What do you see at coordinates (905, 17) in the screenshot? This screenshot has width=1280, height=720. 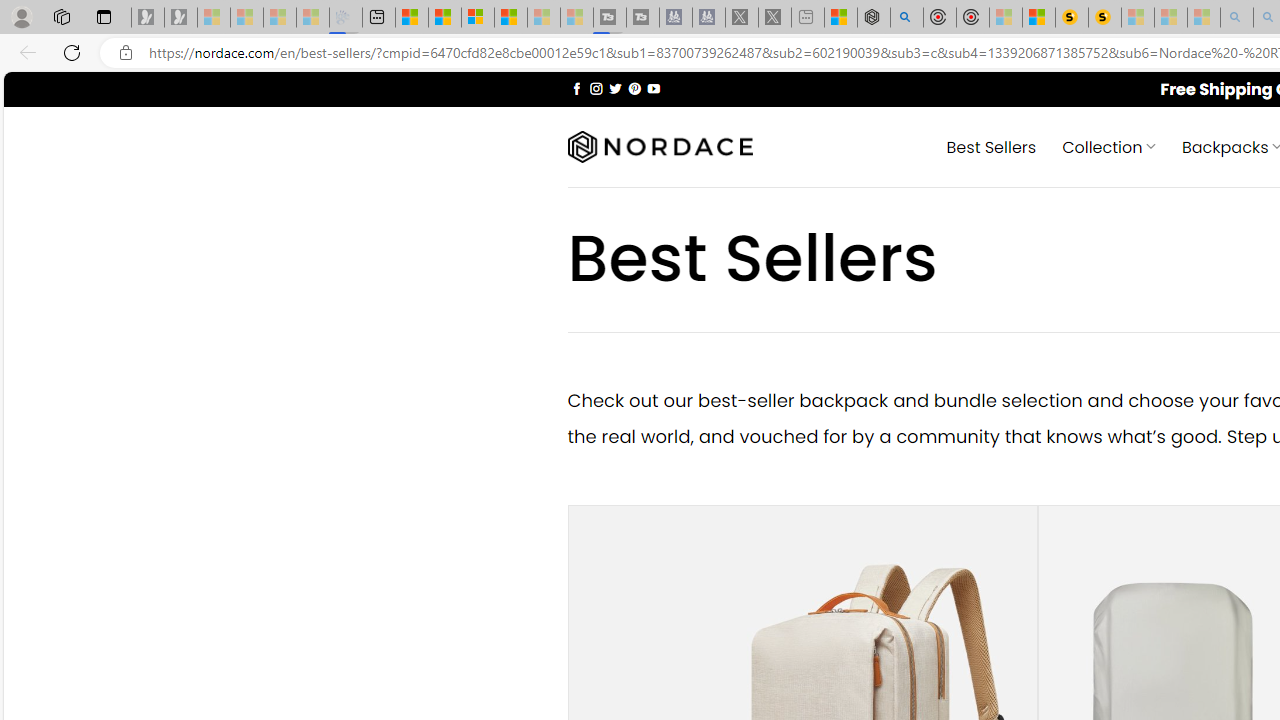 I see `'poe - Search'` at bounding box center [905, 17].